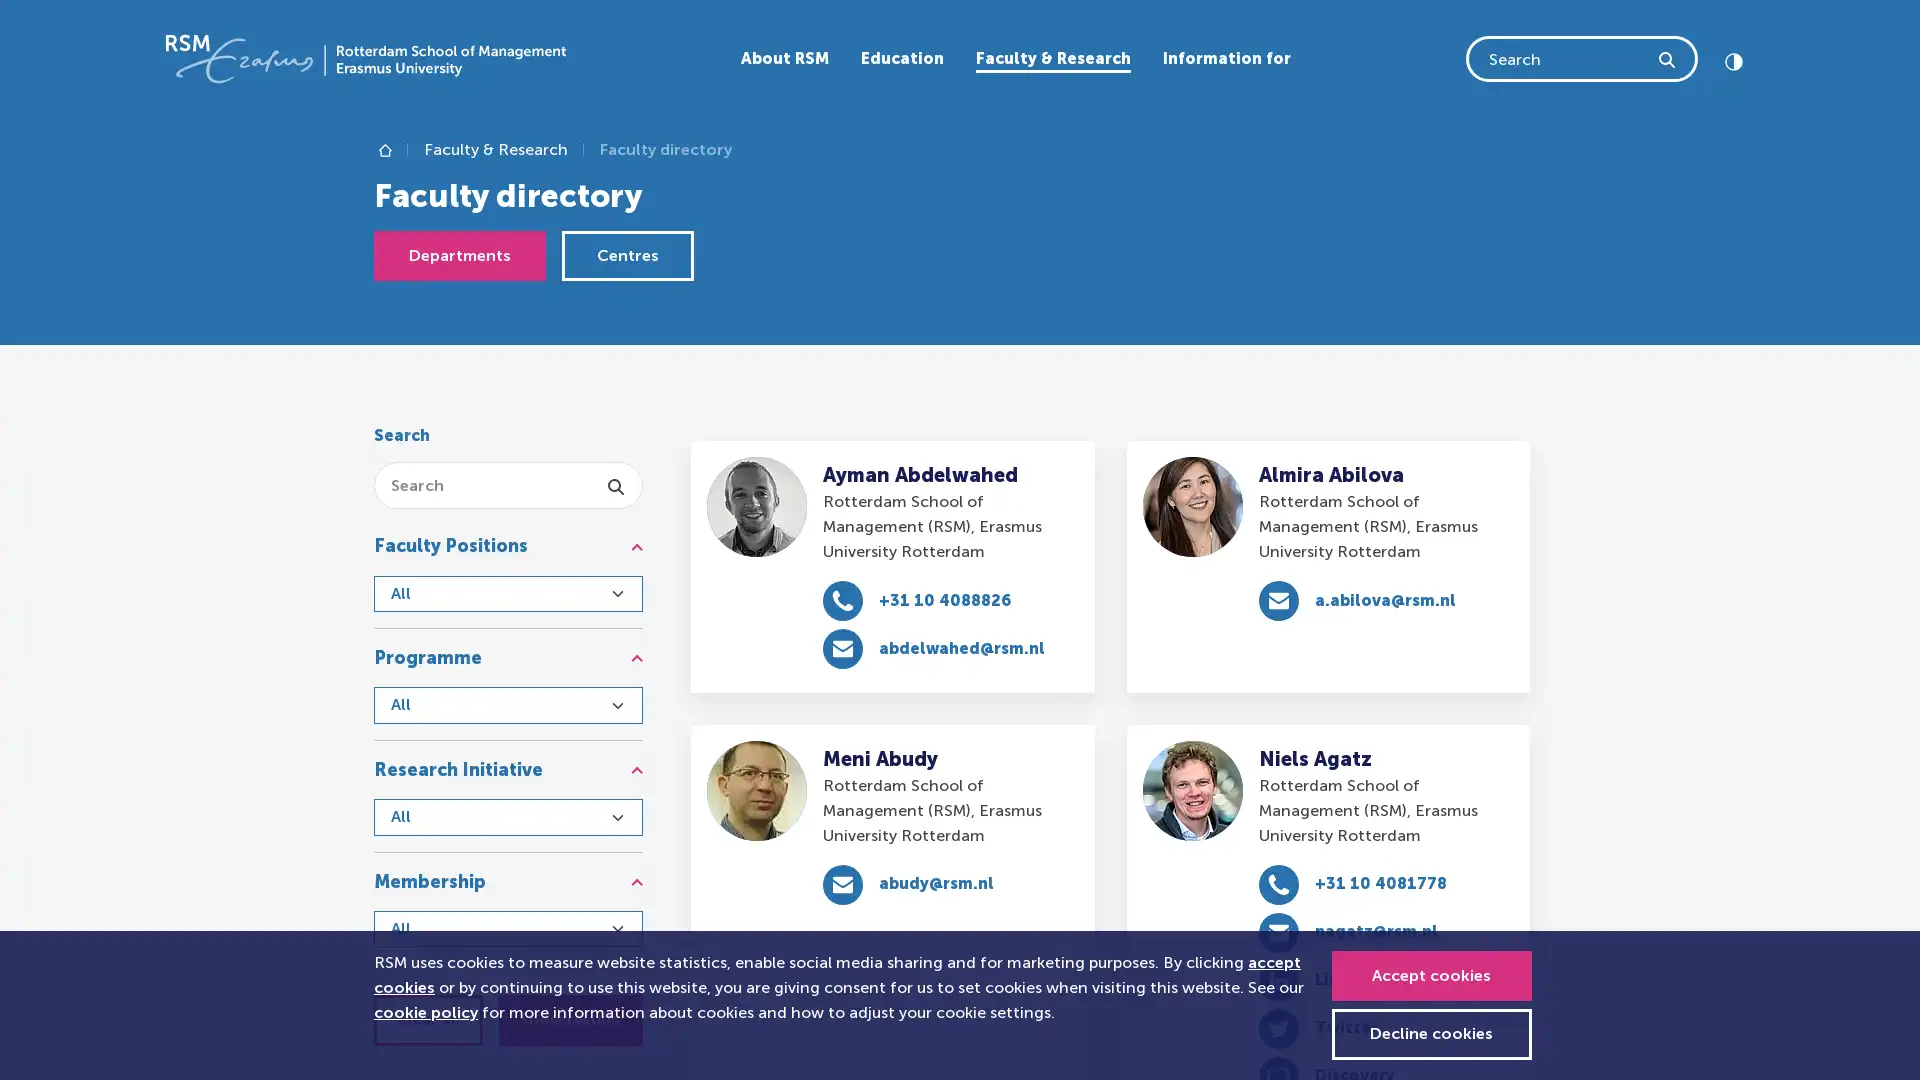  Describe the element at coordinates (508, 879) in the screenshot. I see `Membership` at that location.